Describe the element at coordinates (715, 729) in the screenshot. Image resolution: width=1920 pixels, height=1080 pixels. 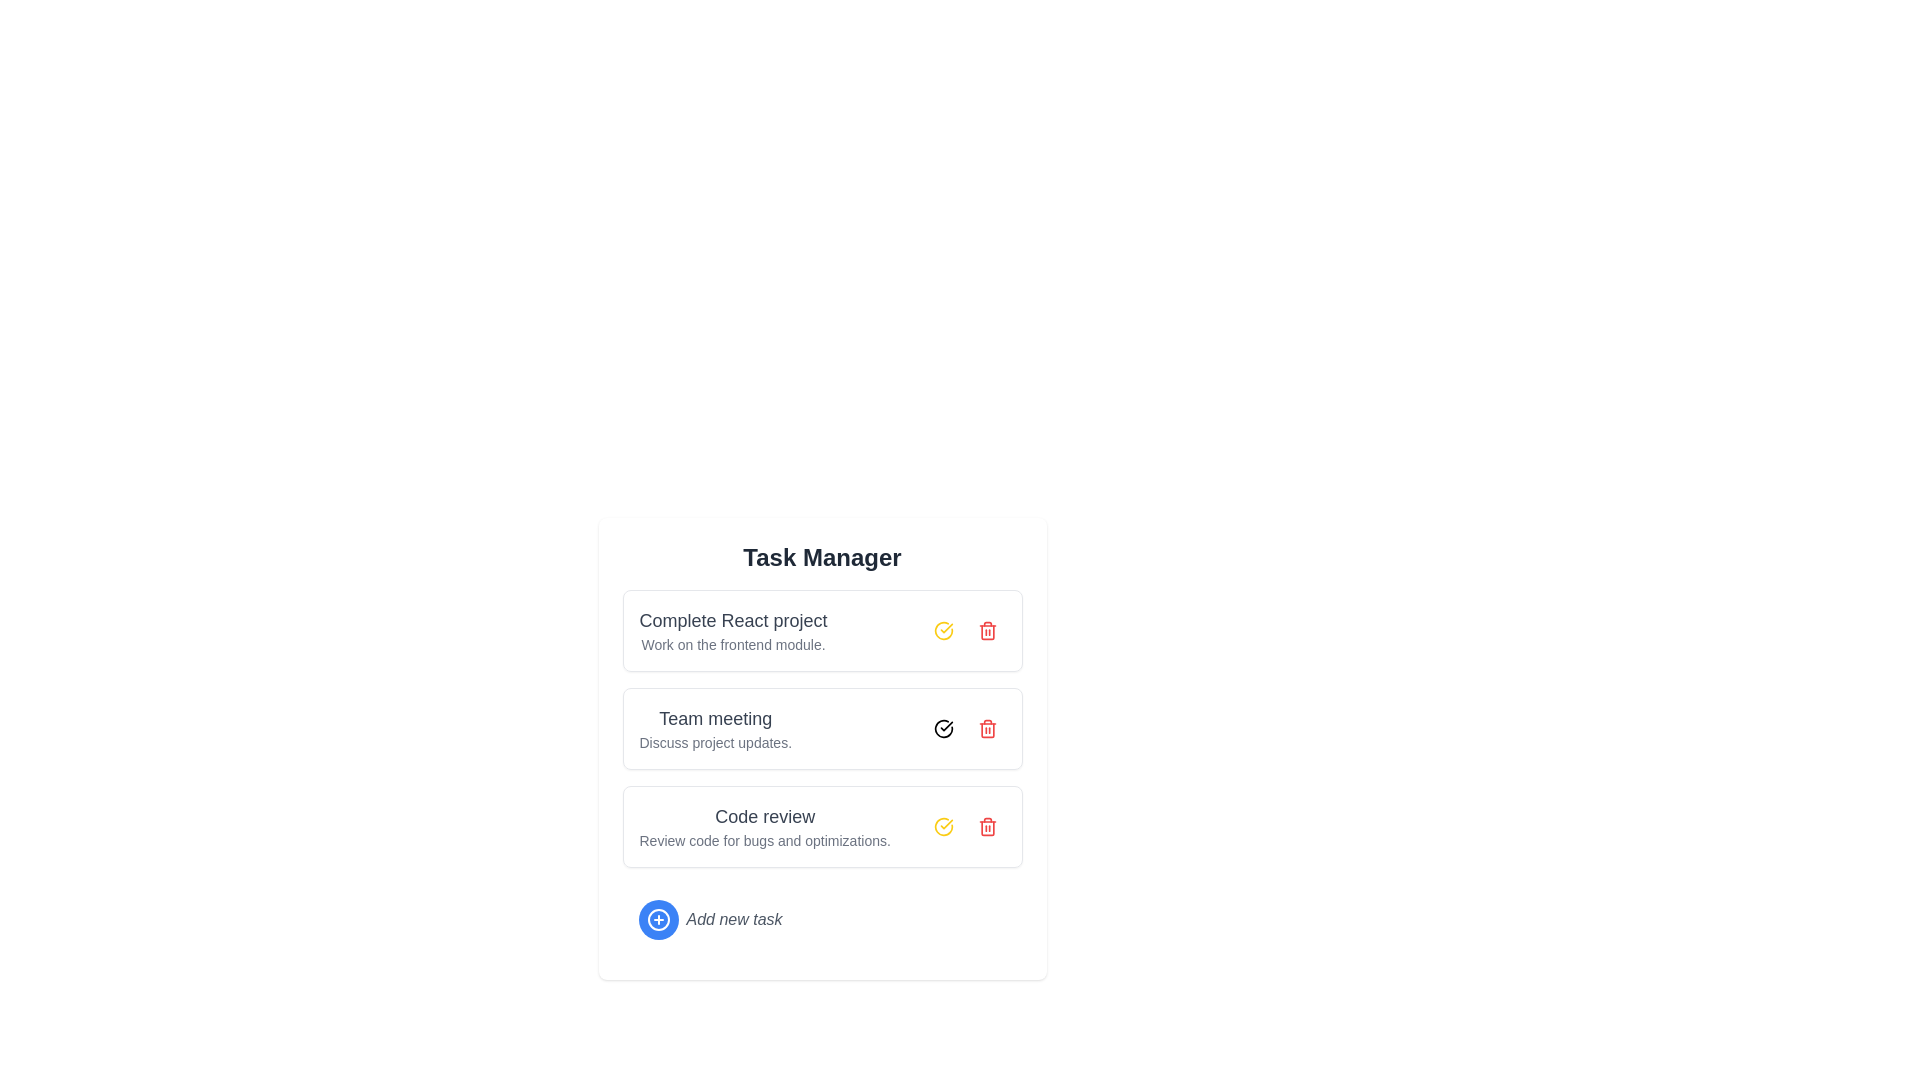
I see `title 'Team meeting' and the description 'Discuss project updates' from the second task item in the task list, which is styled with a larger font for the title and a smaller font for the description` at that location.